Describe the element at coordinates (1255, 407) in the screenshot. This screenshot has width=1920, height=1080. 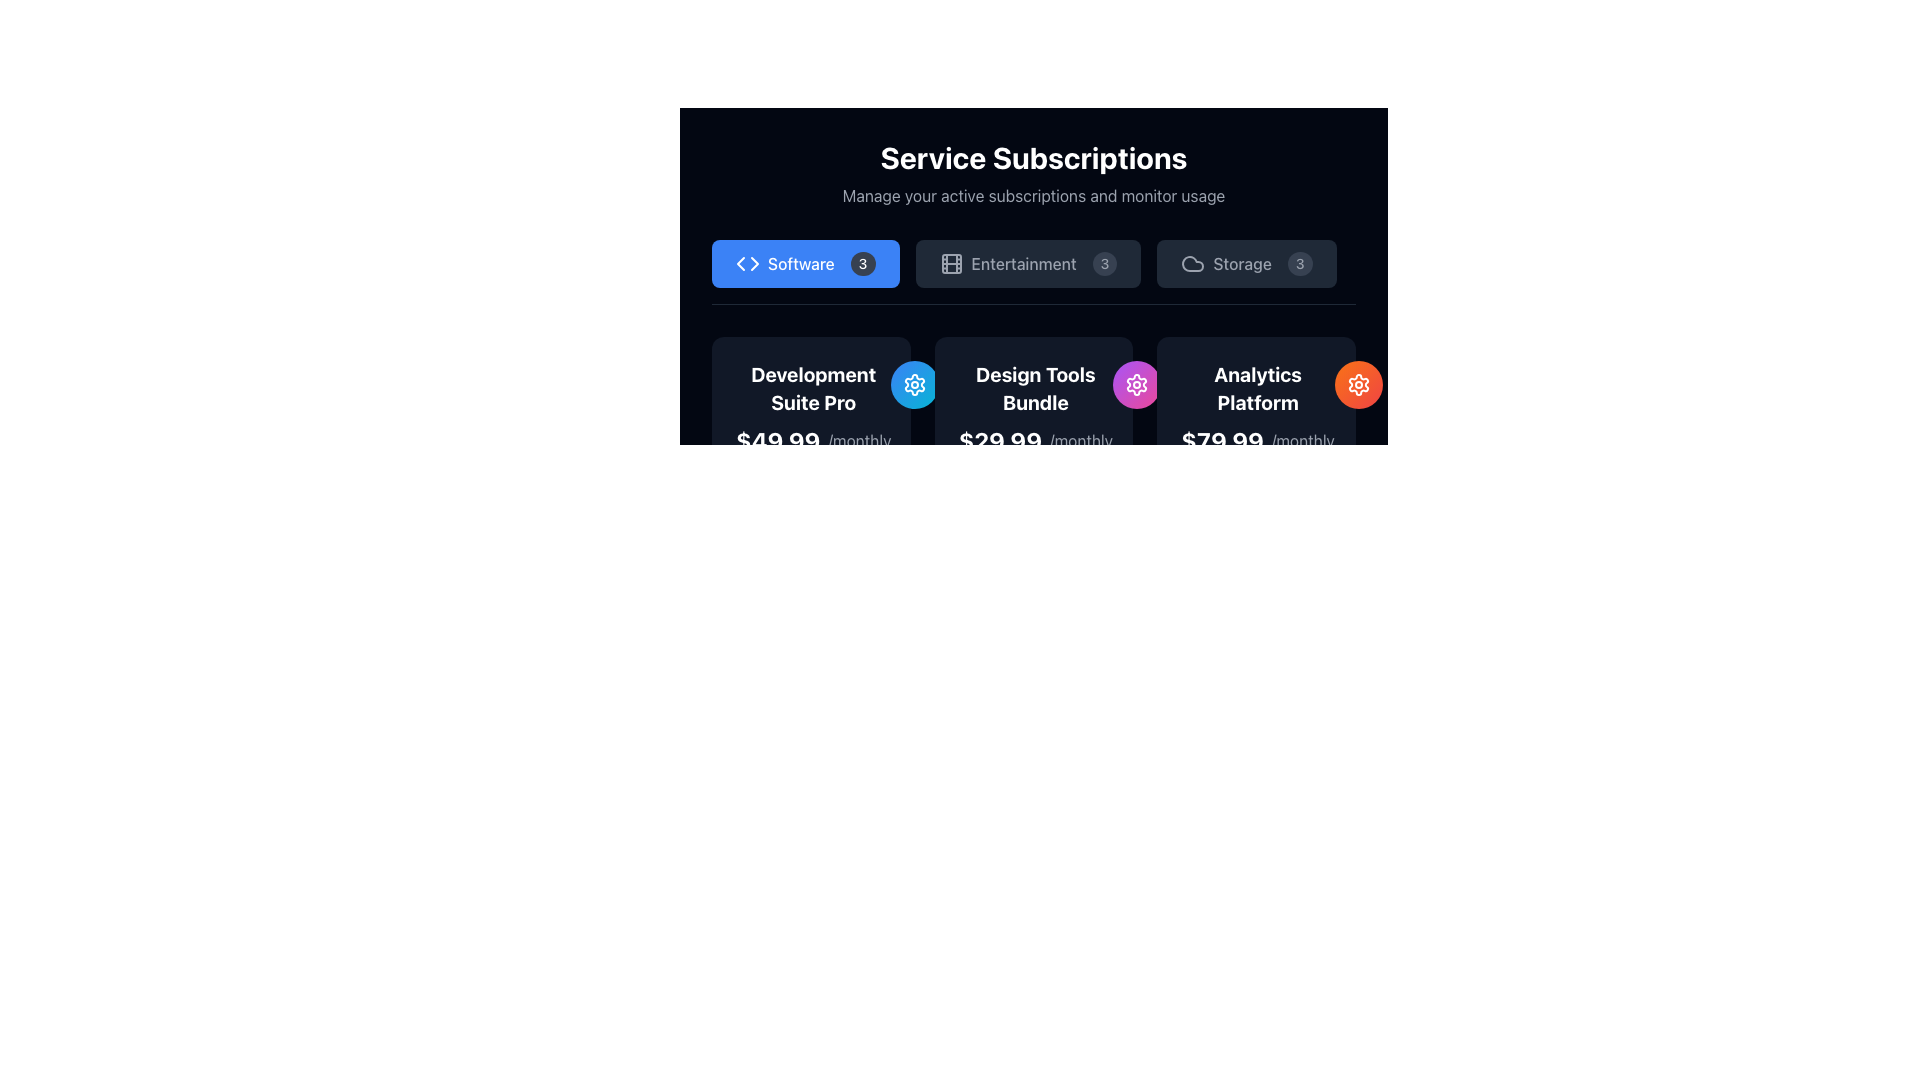
I see `the text display component that shows information about the 'Analytics Platform' subscription service, positioned as the third card in the grid layout` at that location.